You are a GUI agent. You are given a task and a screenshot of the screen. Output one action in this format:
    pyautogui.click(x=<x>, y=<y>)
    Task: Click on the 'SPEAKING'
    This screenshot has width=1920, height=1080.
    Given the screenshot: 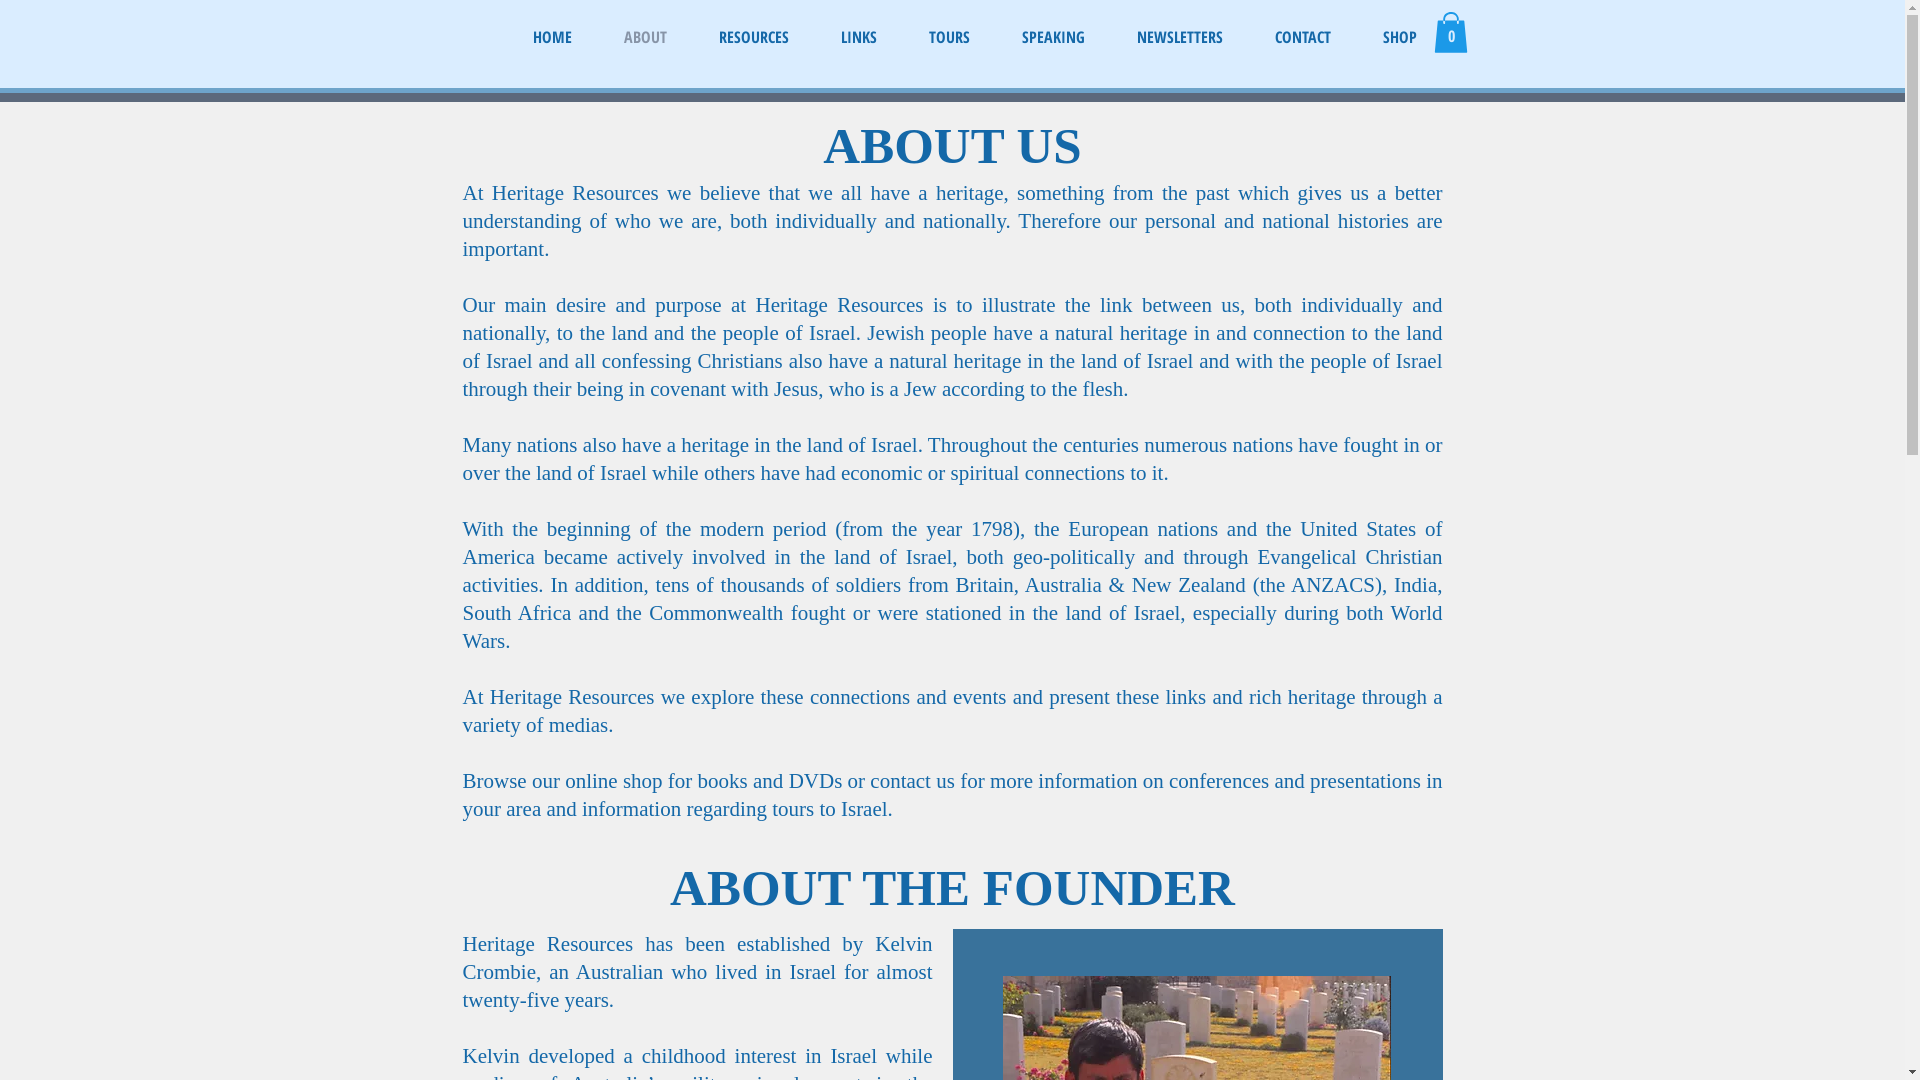 What is the action you would take?
    pyautogui.click(x=1052, y=33)
    